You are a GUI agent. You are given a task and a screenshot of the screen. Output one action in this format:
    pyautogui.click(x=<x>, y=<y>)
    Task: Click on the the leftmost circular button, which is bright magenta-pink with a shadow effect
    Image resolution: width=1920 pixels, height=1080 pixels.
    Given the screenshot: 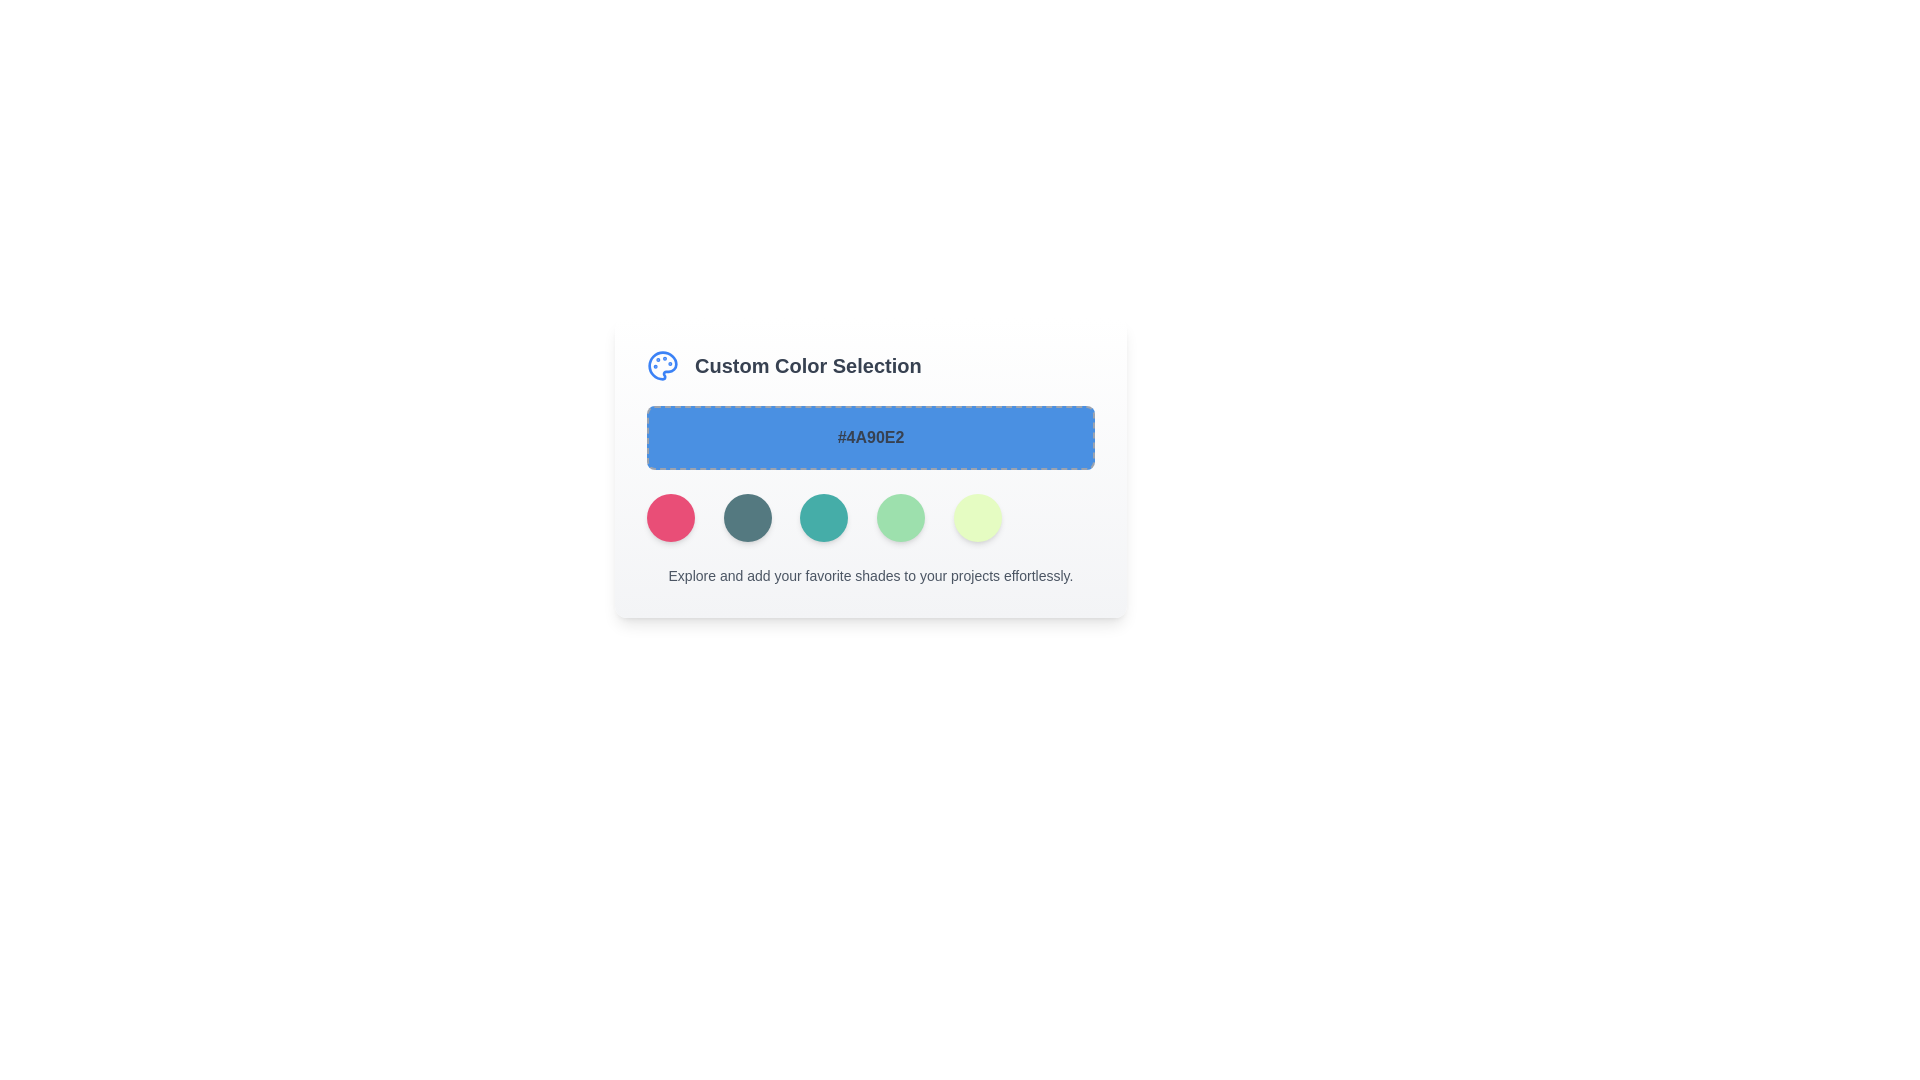 What is the action you would take?
    pyautogui.click(x=671, y=516)
    